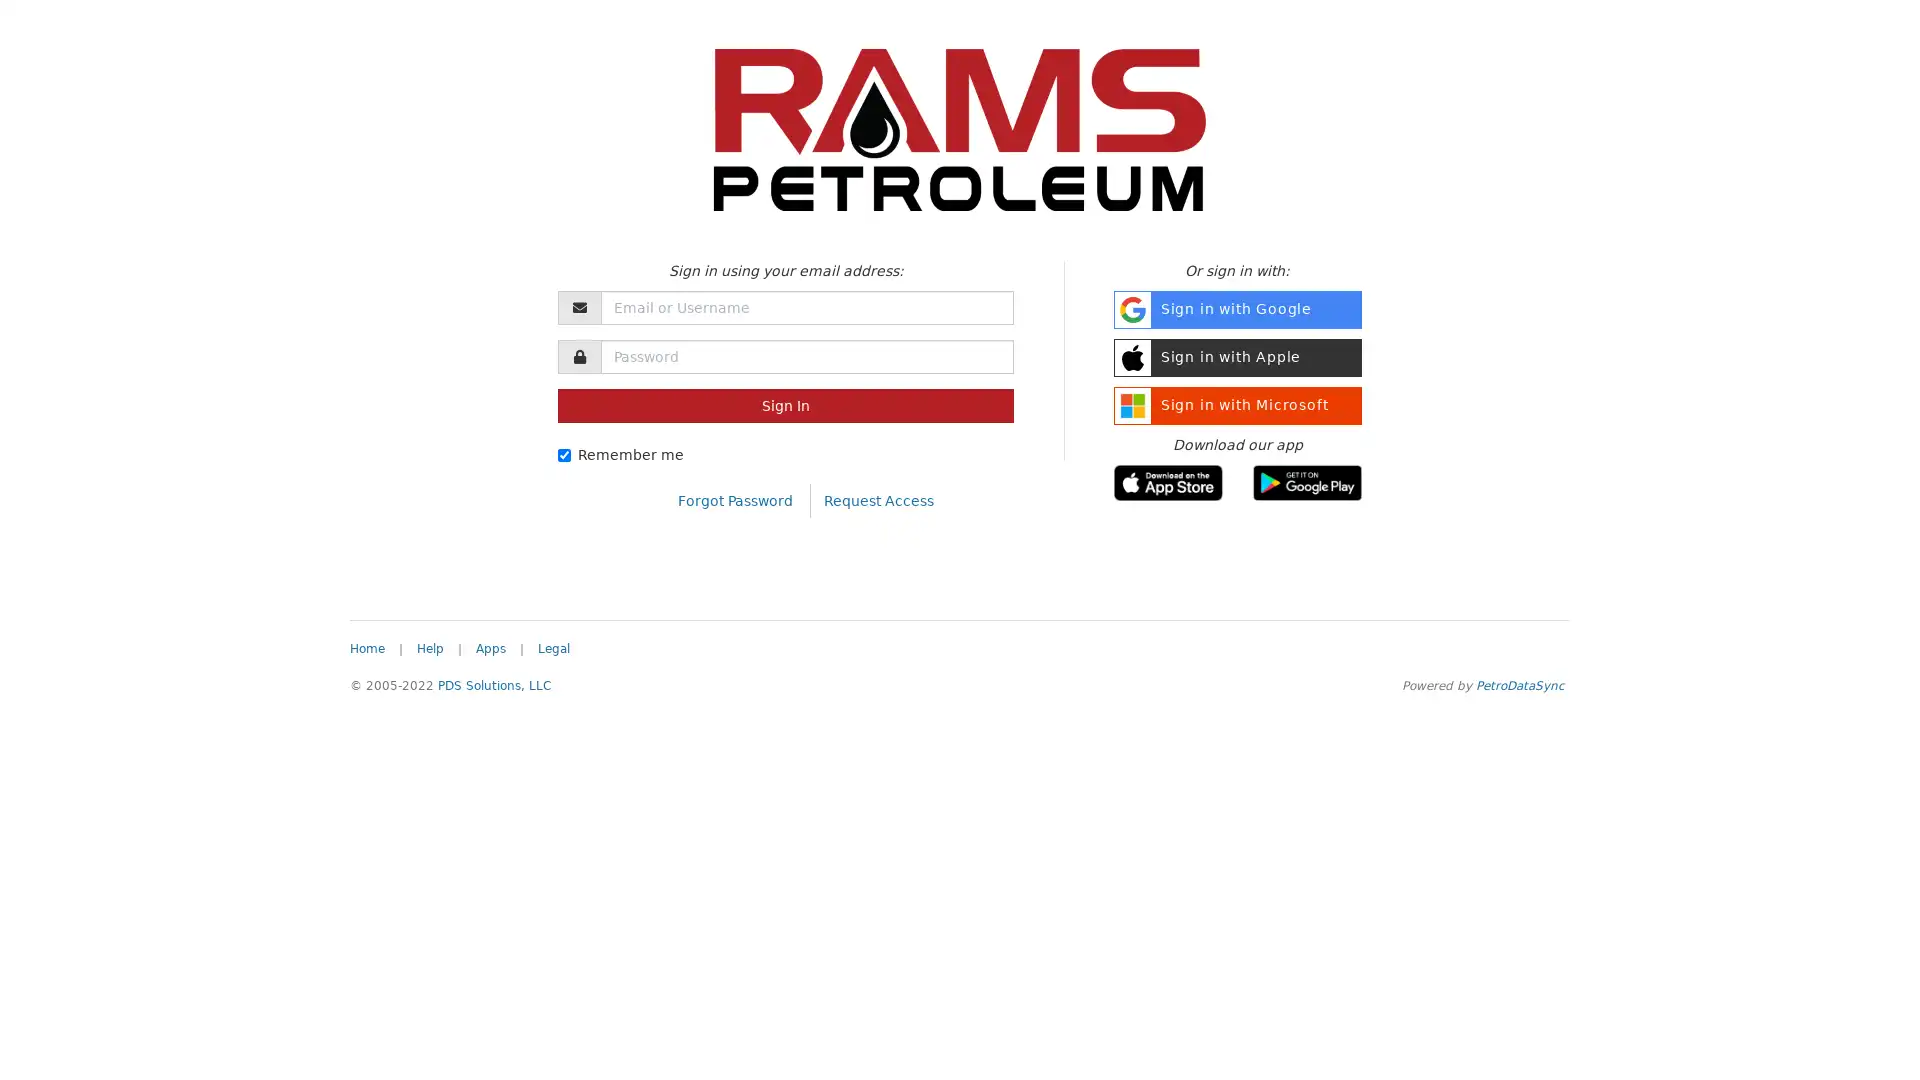 The width and height of the screenshot is (1920, 1080). I want to click on Forgot Password, so click(733, 499).